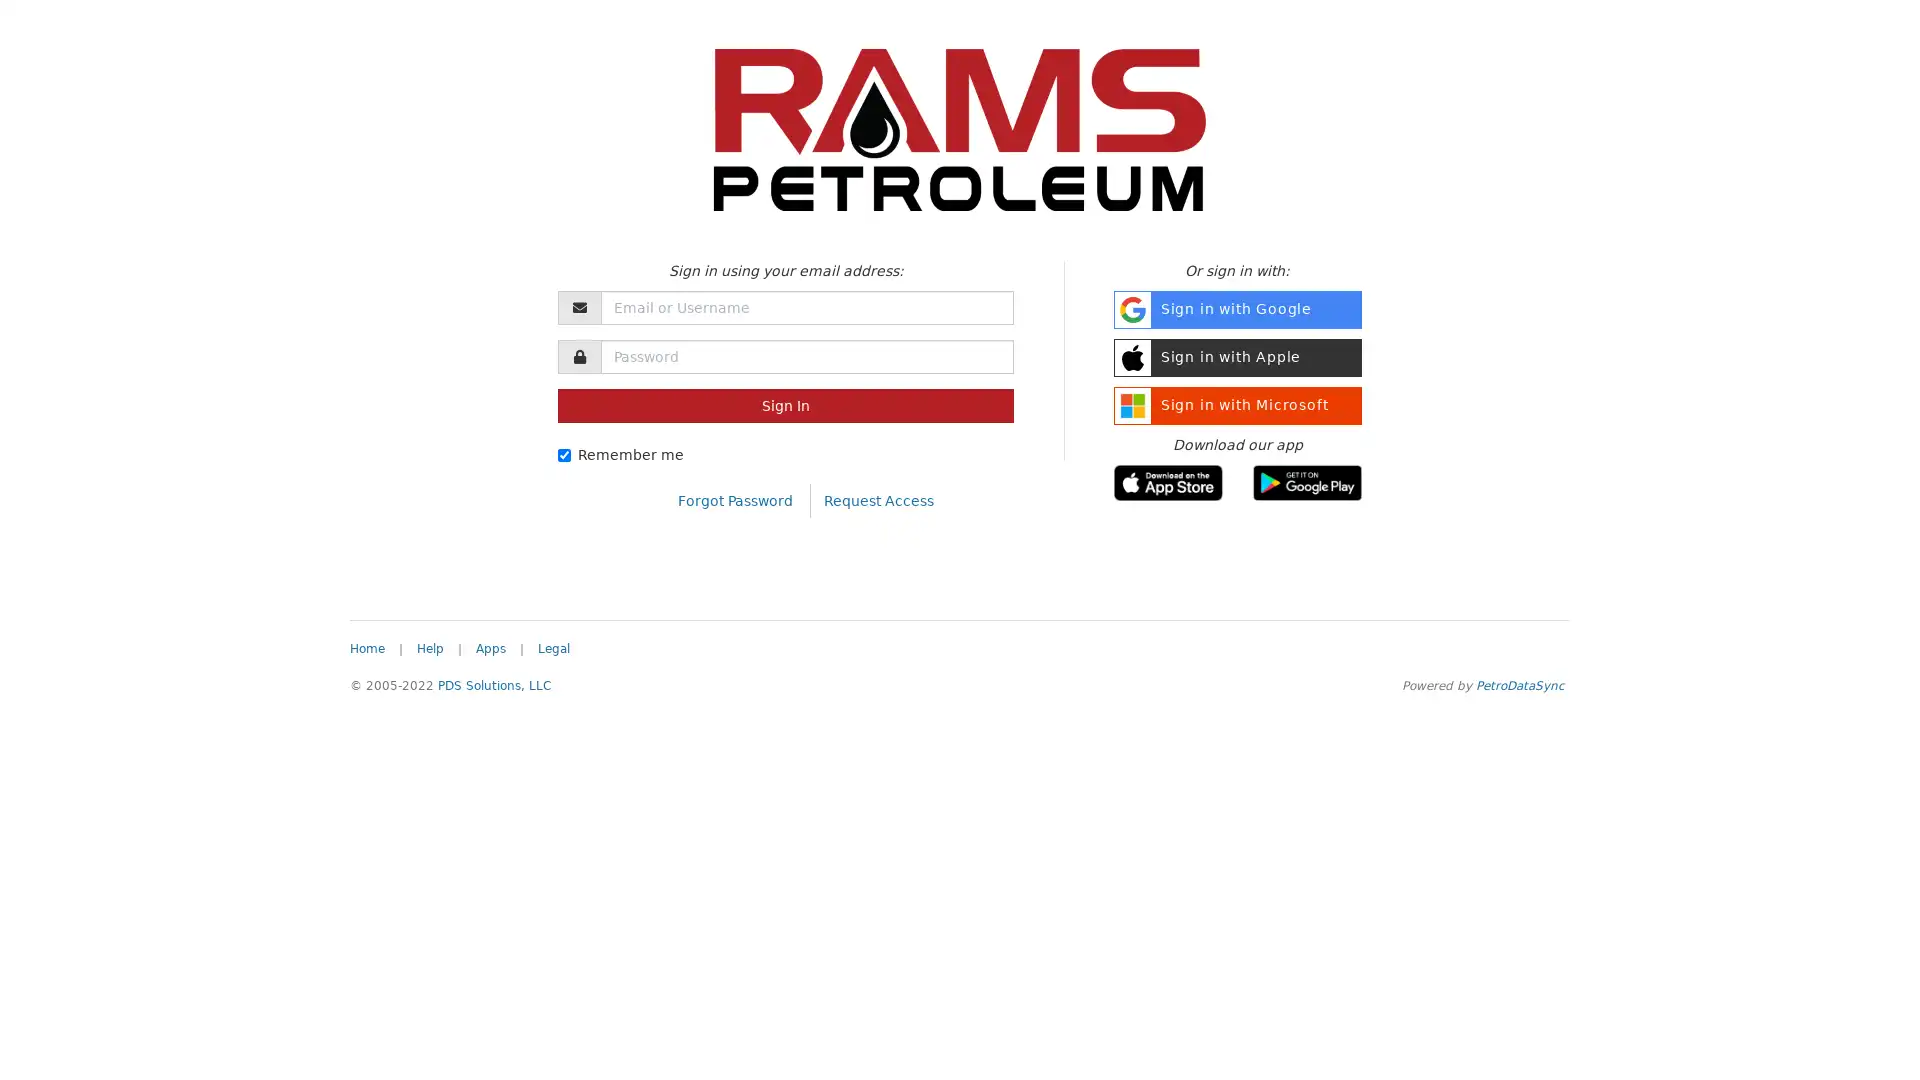 The width and height of the screenshot is (1920, 1080). I want to click on Forgot Password, so click(733, 499).